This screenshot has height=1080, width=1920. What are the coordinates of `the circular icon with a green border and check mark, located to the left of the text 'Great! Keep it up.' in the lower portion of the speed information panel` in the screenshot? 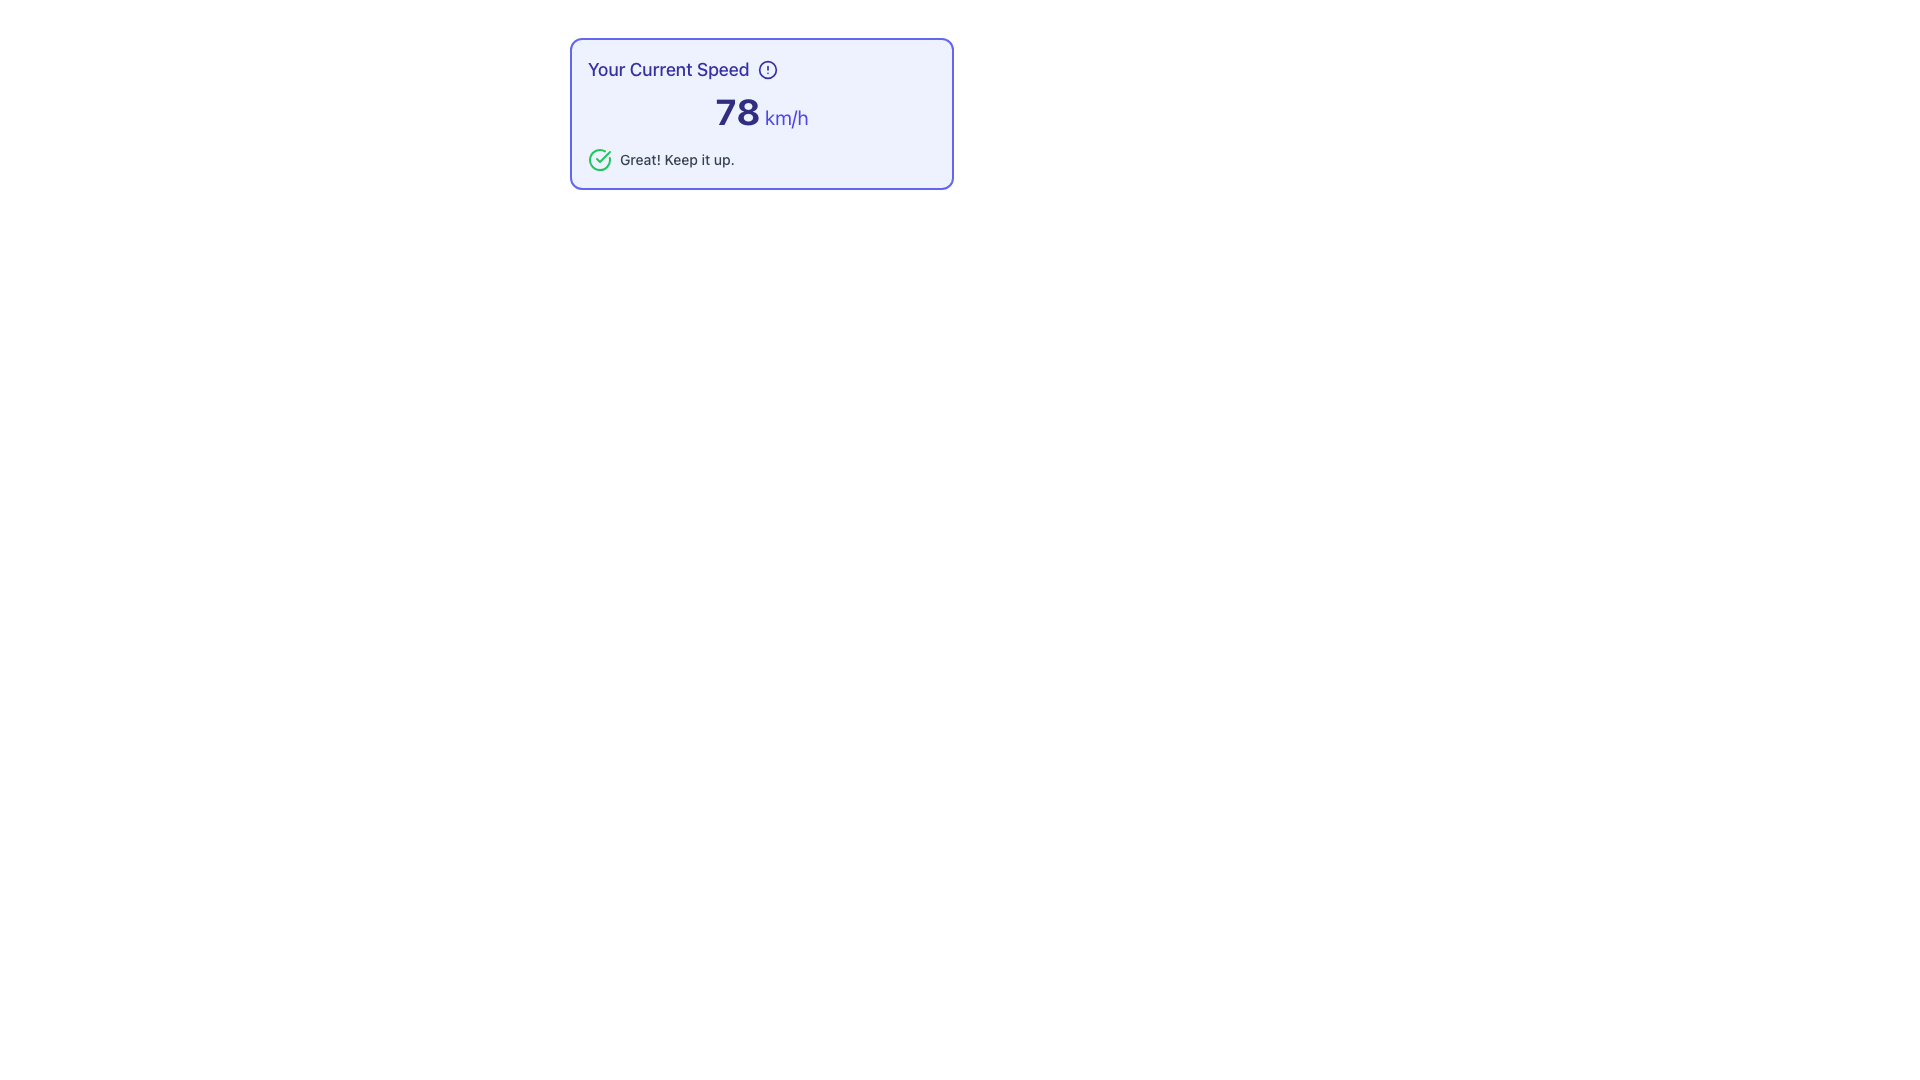 It's located at (599, 158).